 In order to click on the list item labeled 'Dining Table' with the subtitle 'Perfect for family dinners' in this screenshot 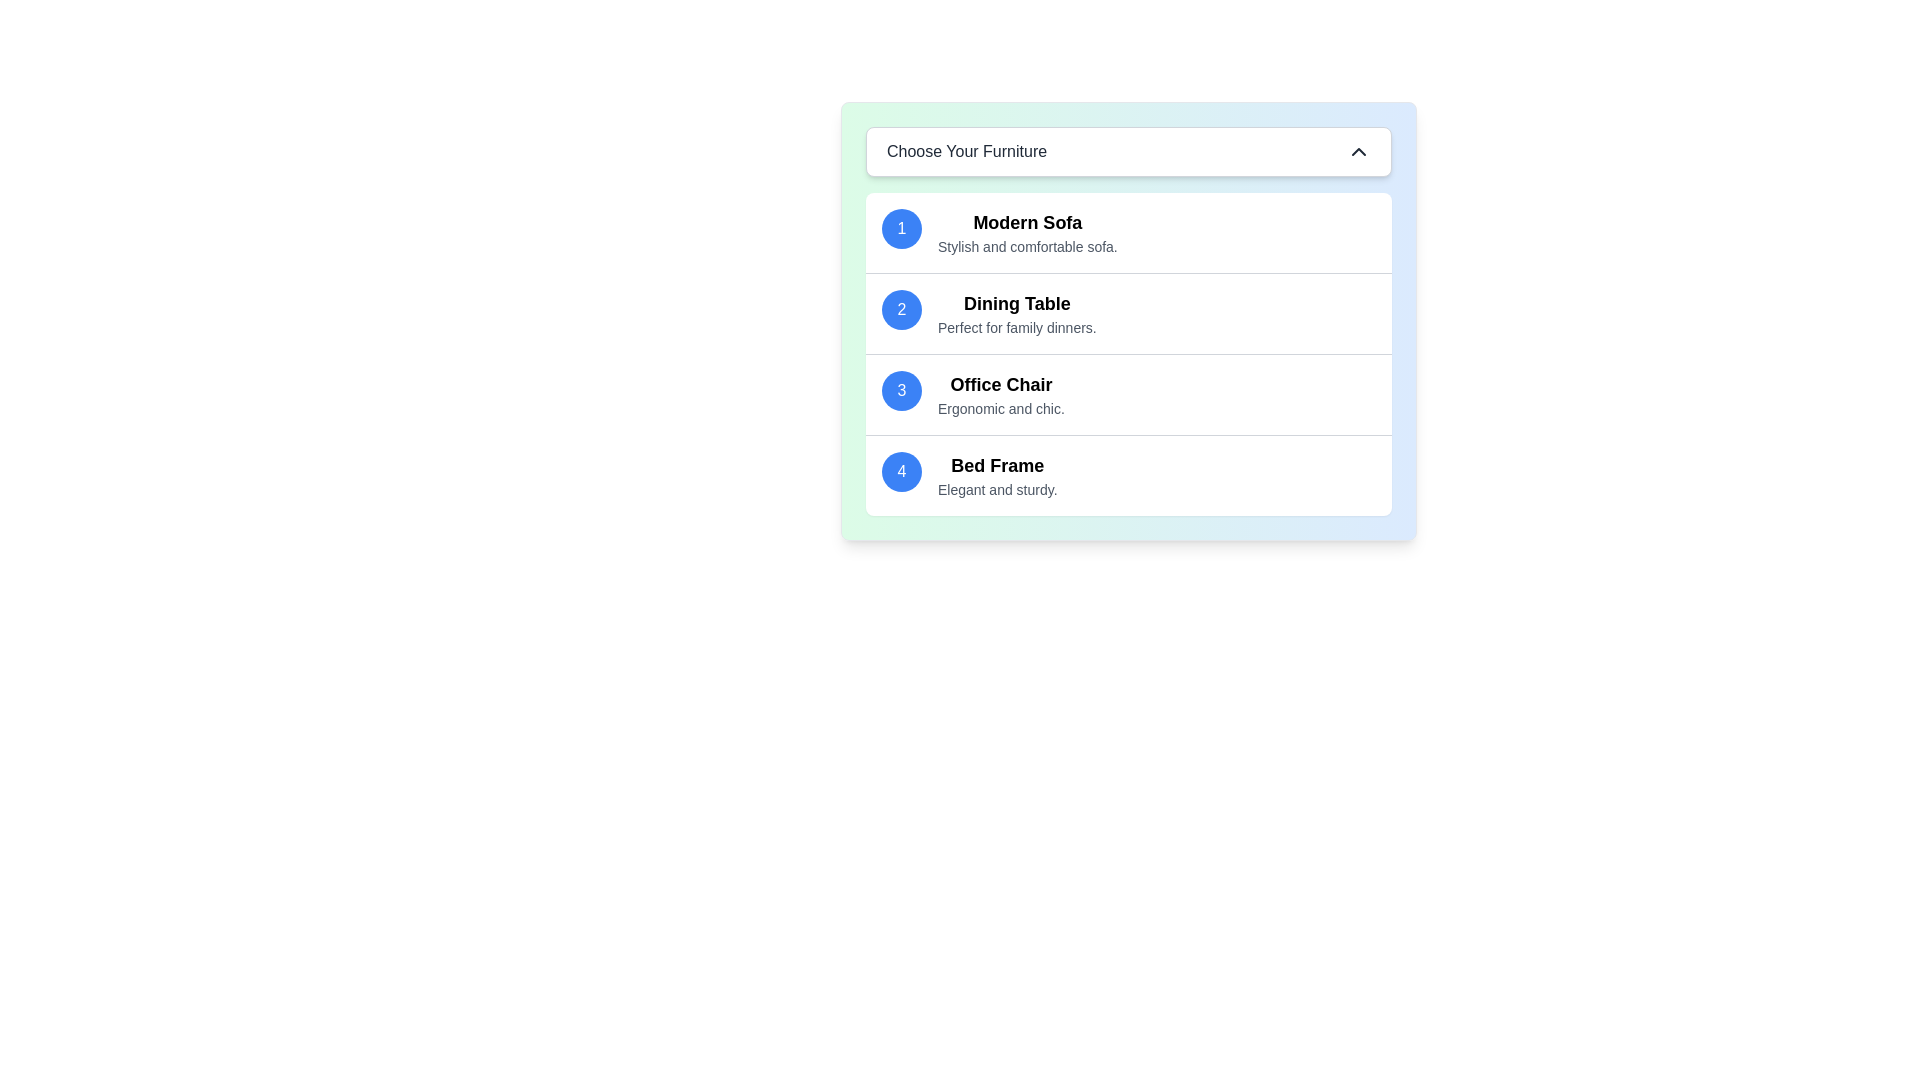, I will do `click(1017, 313)`.